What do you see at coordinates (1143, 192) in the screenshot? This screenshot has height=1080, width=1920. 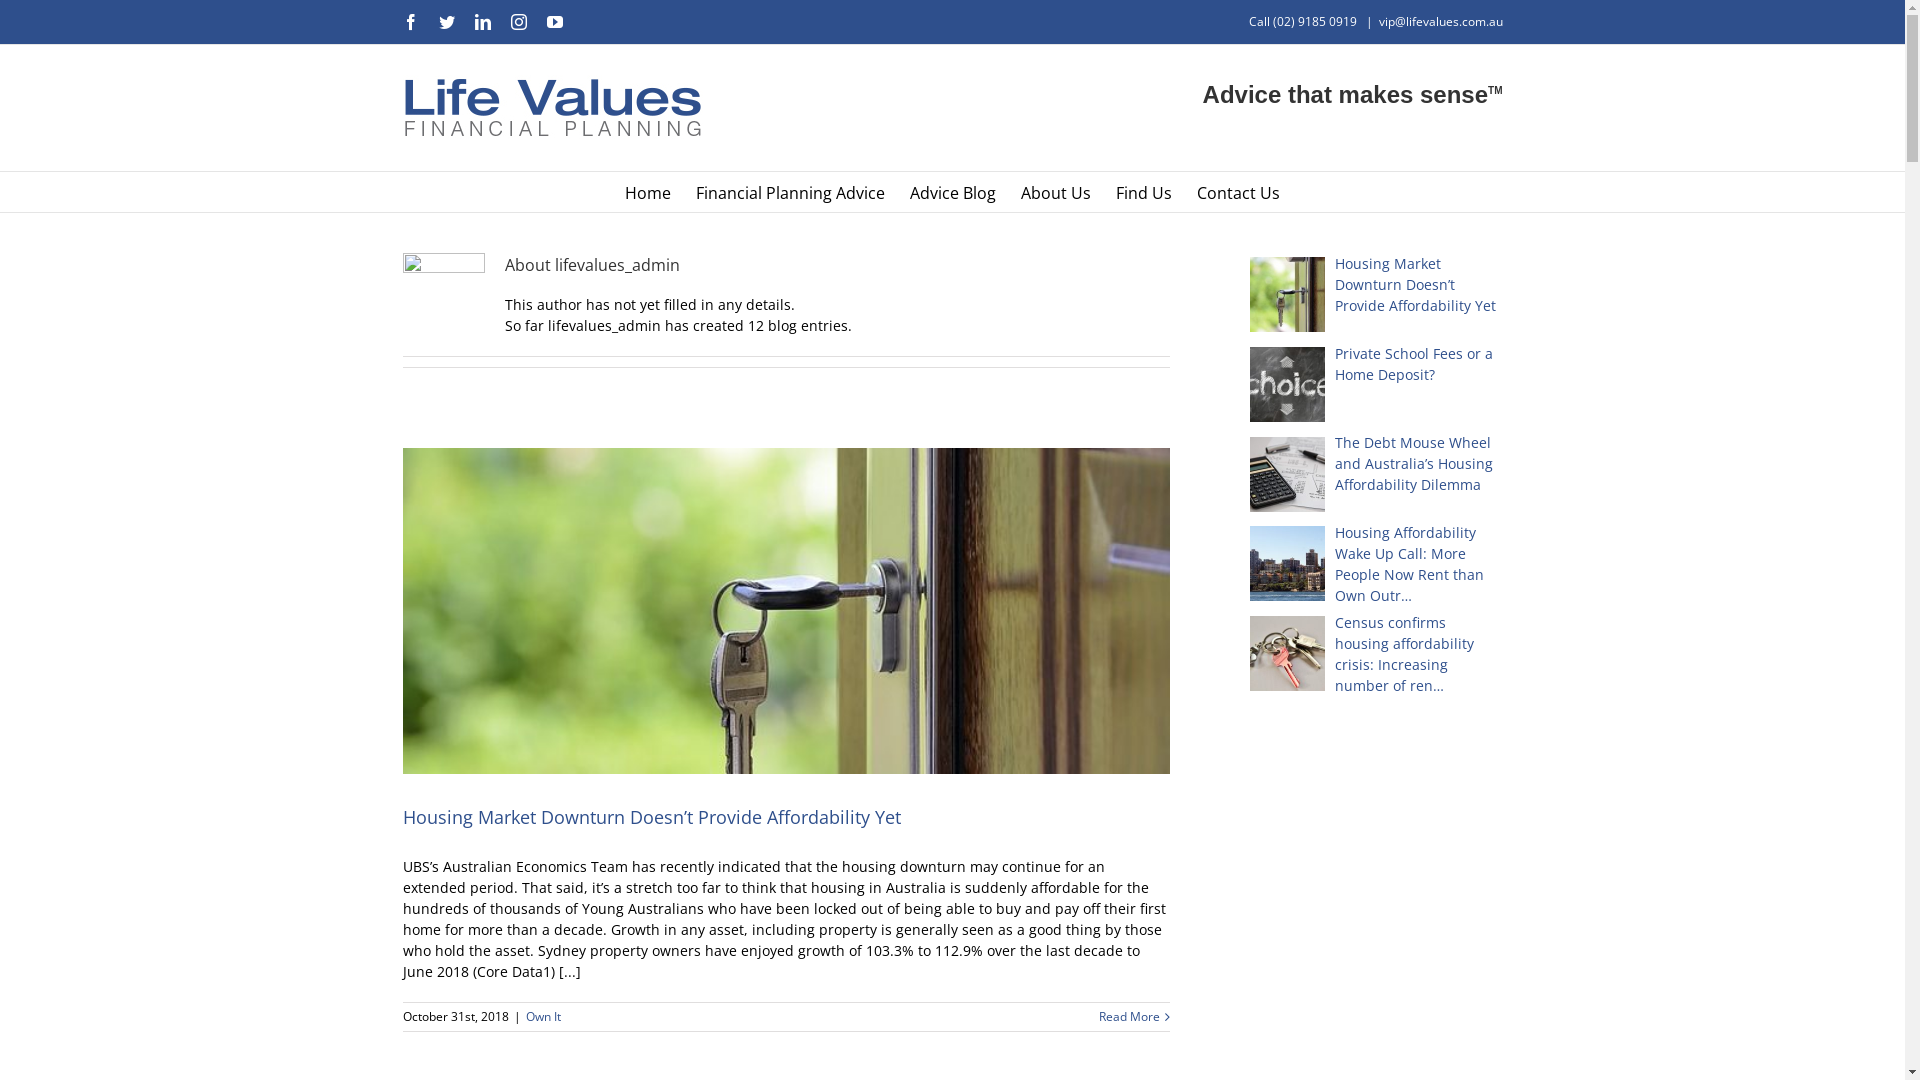 I see `'Find Us'` at bounding box center [1143, 192].